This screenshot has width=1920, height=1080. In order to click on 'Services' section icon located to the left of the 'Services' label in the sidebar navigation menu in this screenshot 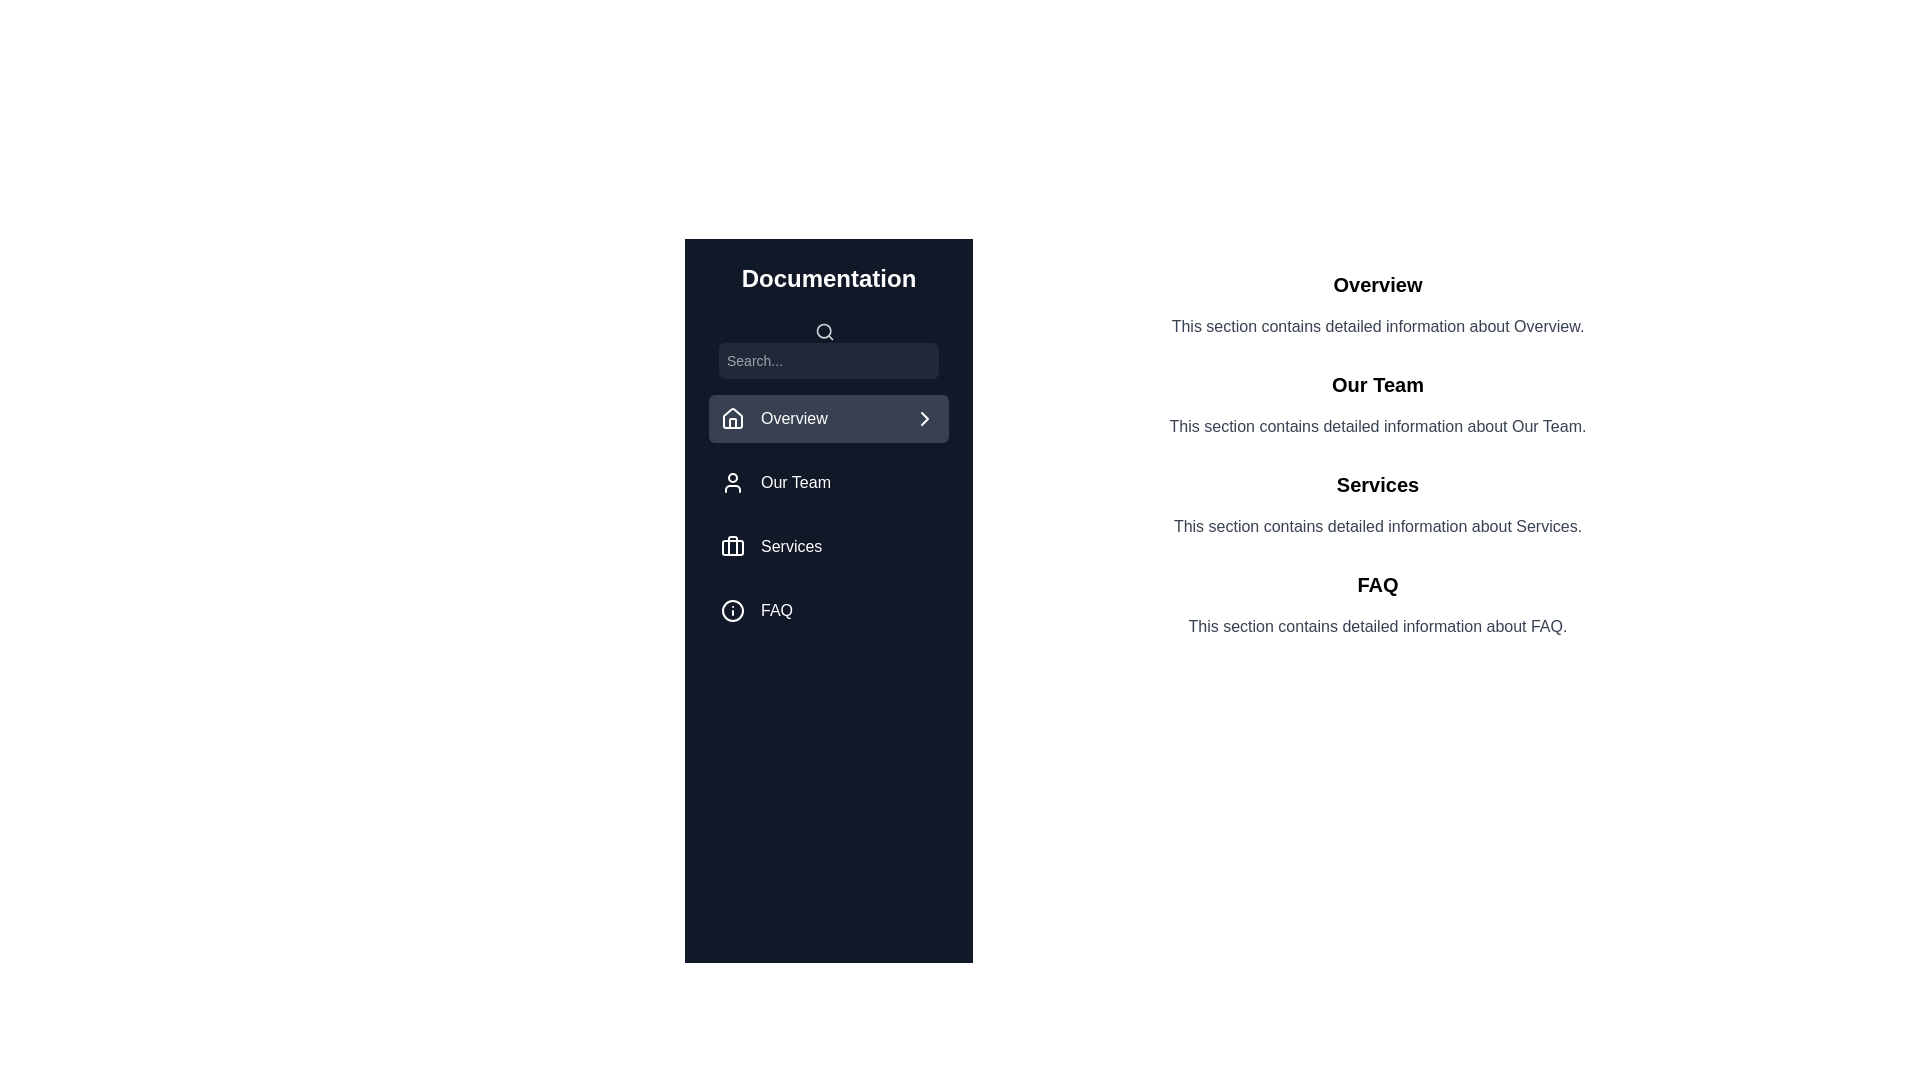, I will do `click(732, 547)`.